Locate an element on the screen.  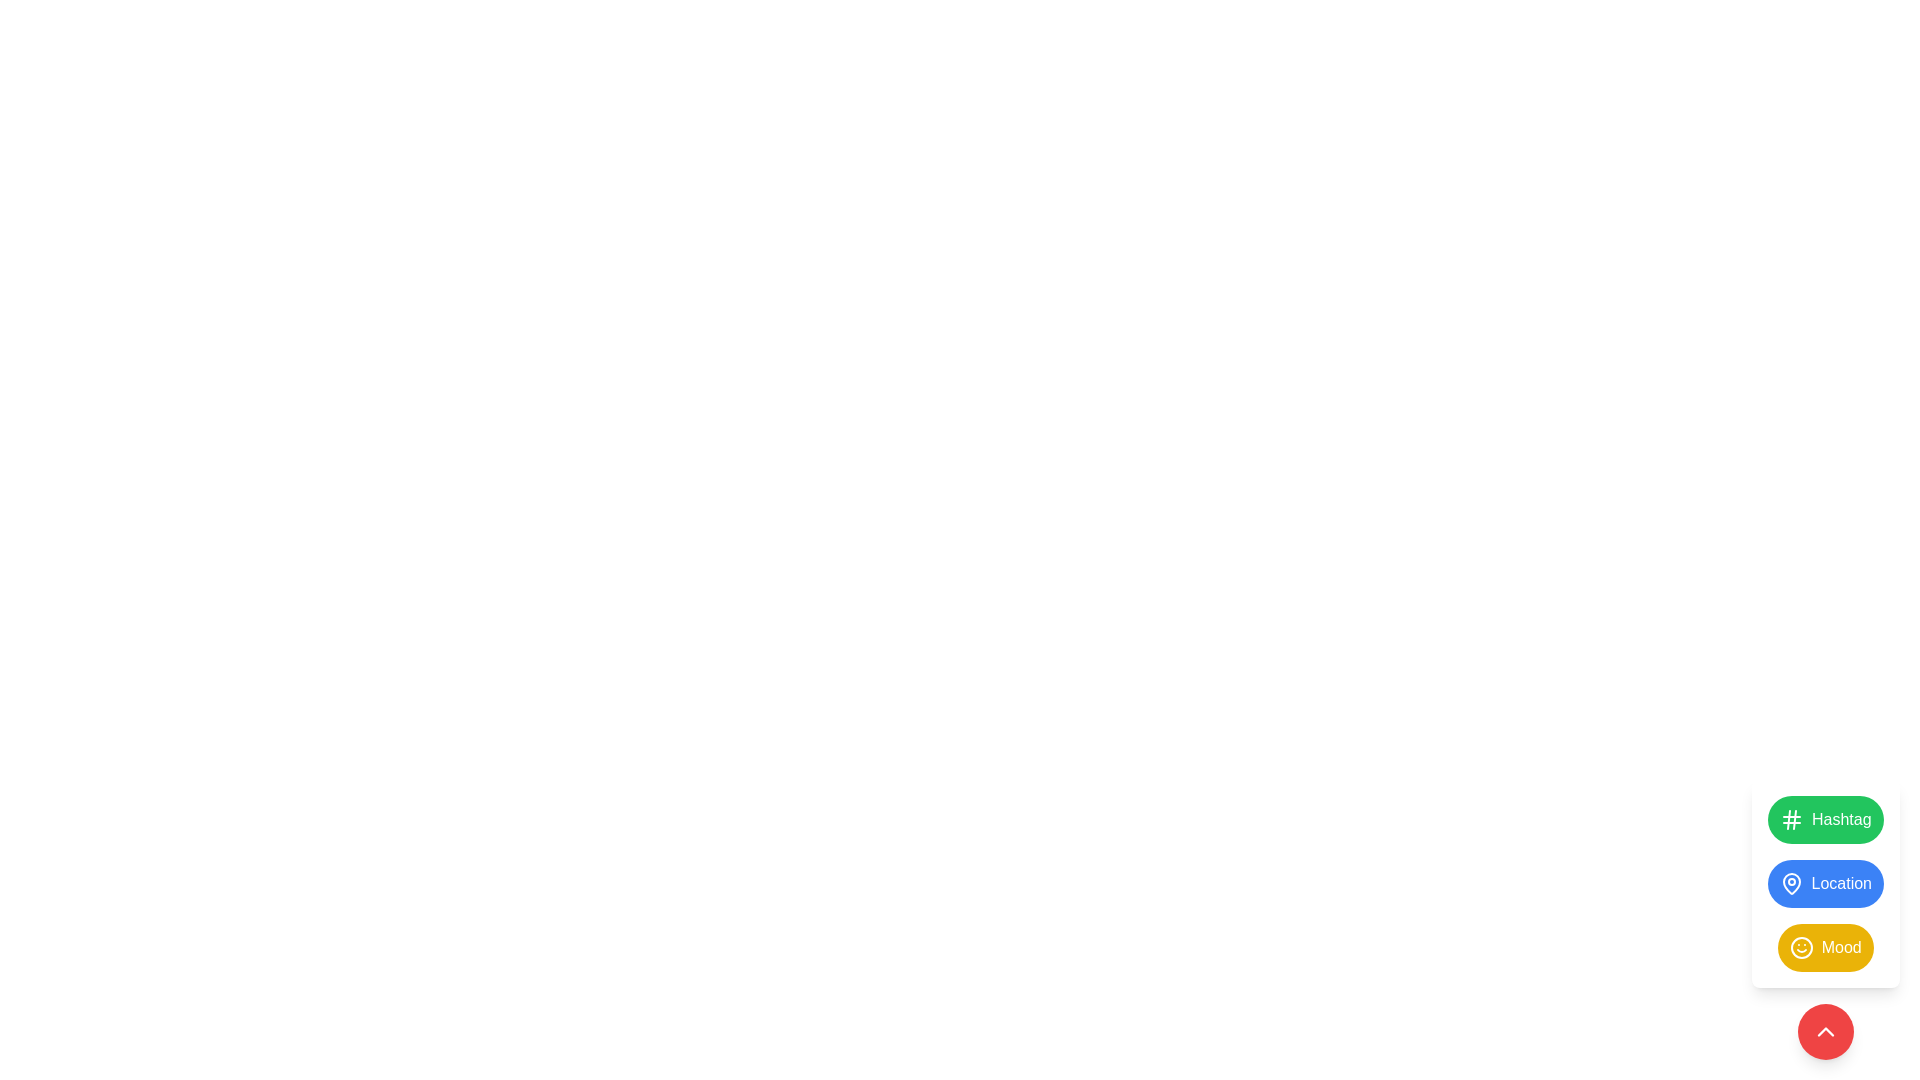
the 'Mood' text label within the yellow rounded button, which is part of a vertical list of buttons, to perform an extended action is located at coordinates (1840, 947).